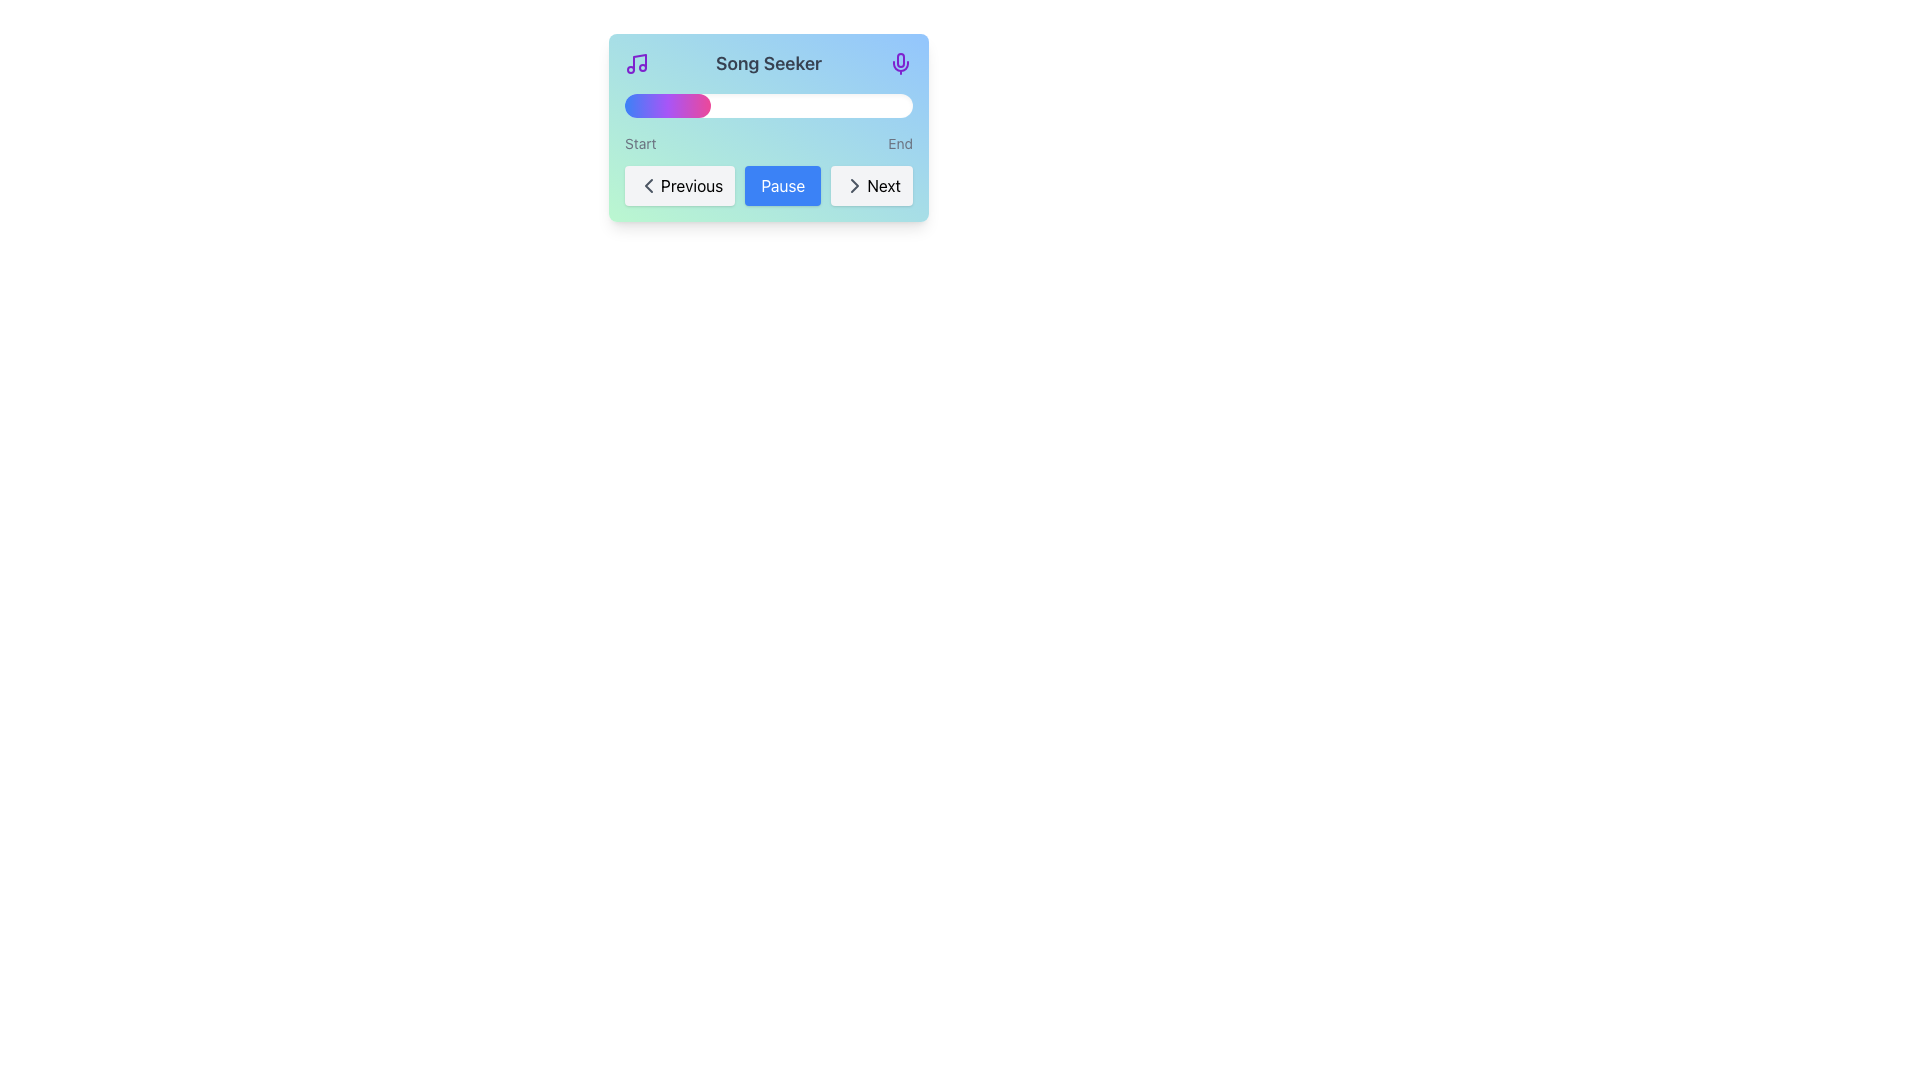  Describe the element at coordinates (650, 105) in the screenshot. I see `the slider value` at that location.